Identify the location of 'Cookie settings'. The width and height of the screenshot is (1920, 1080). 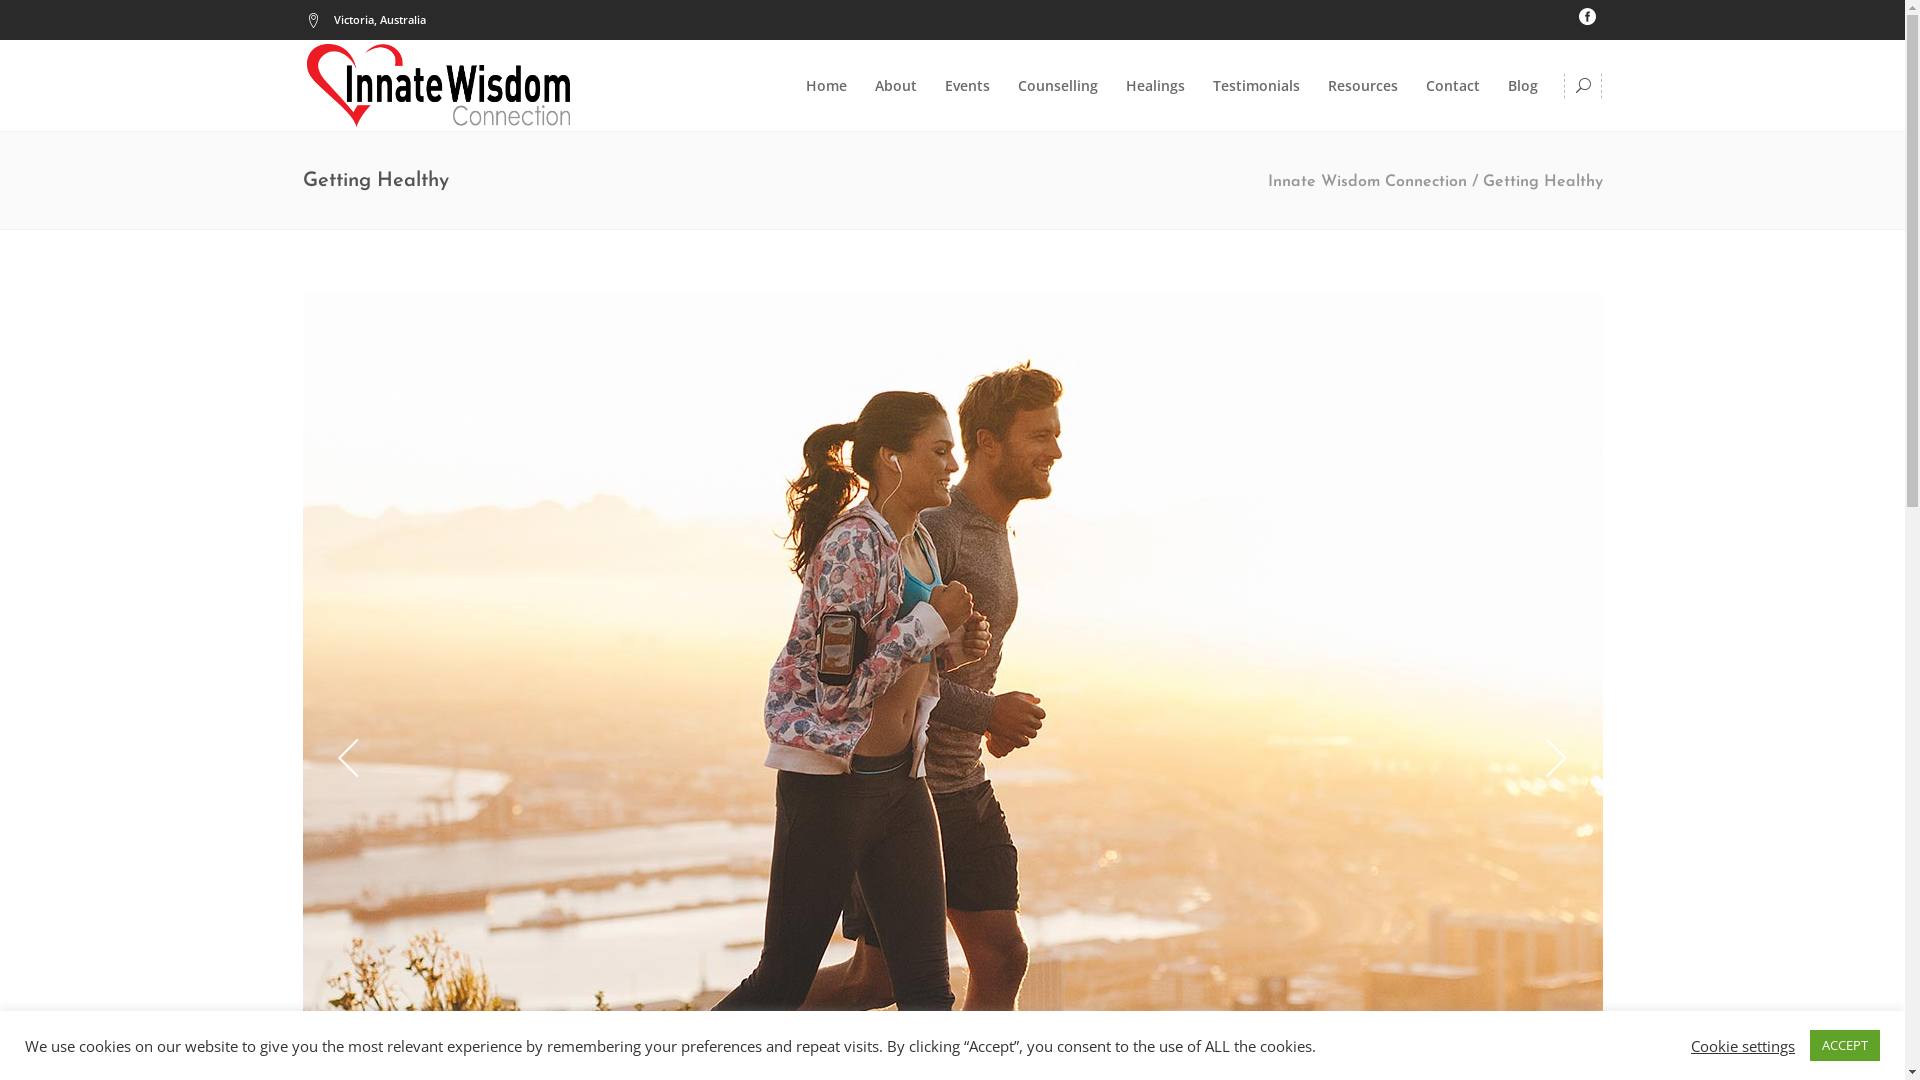
(1689, 1044).